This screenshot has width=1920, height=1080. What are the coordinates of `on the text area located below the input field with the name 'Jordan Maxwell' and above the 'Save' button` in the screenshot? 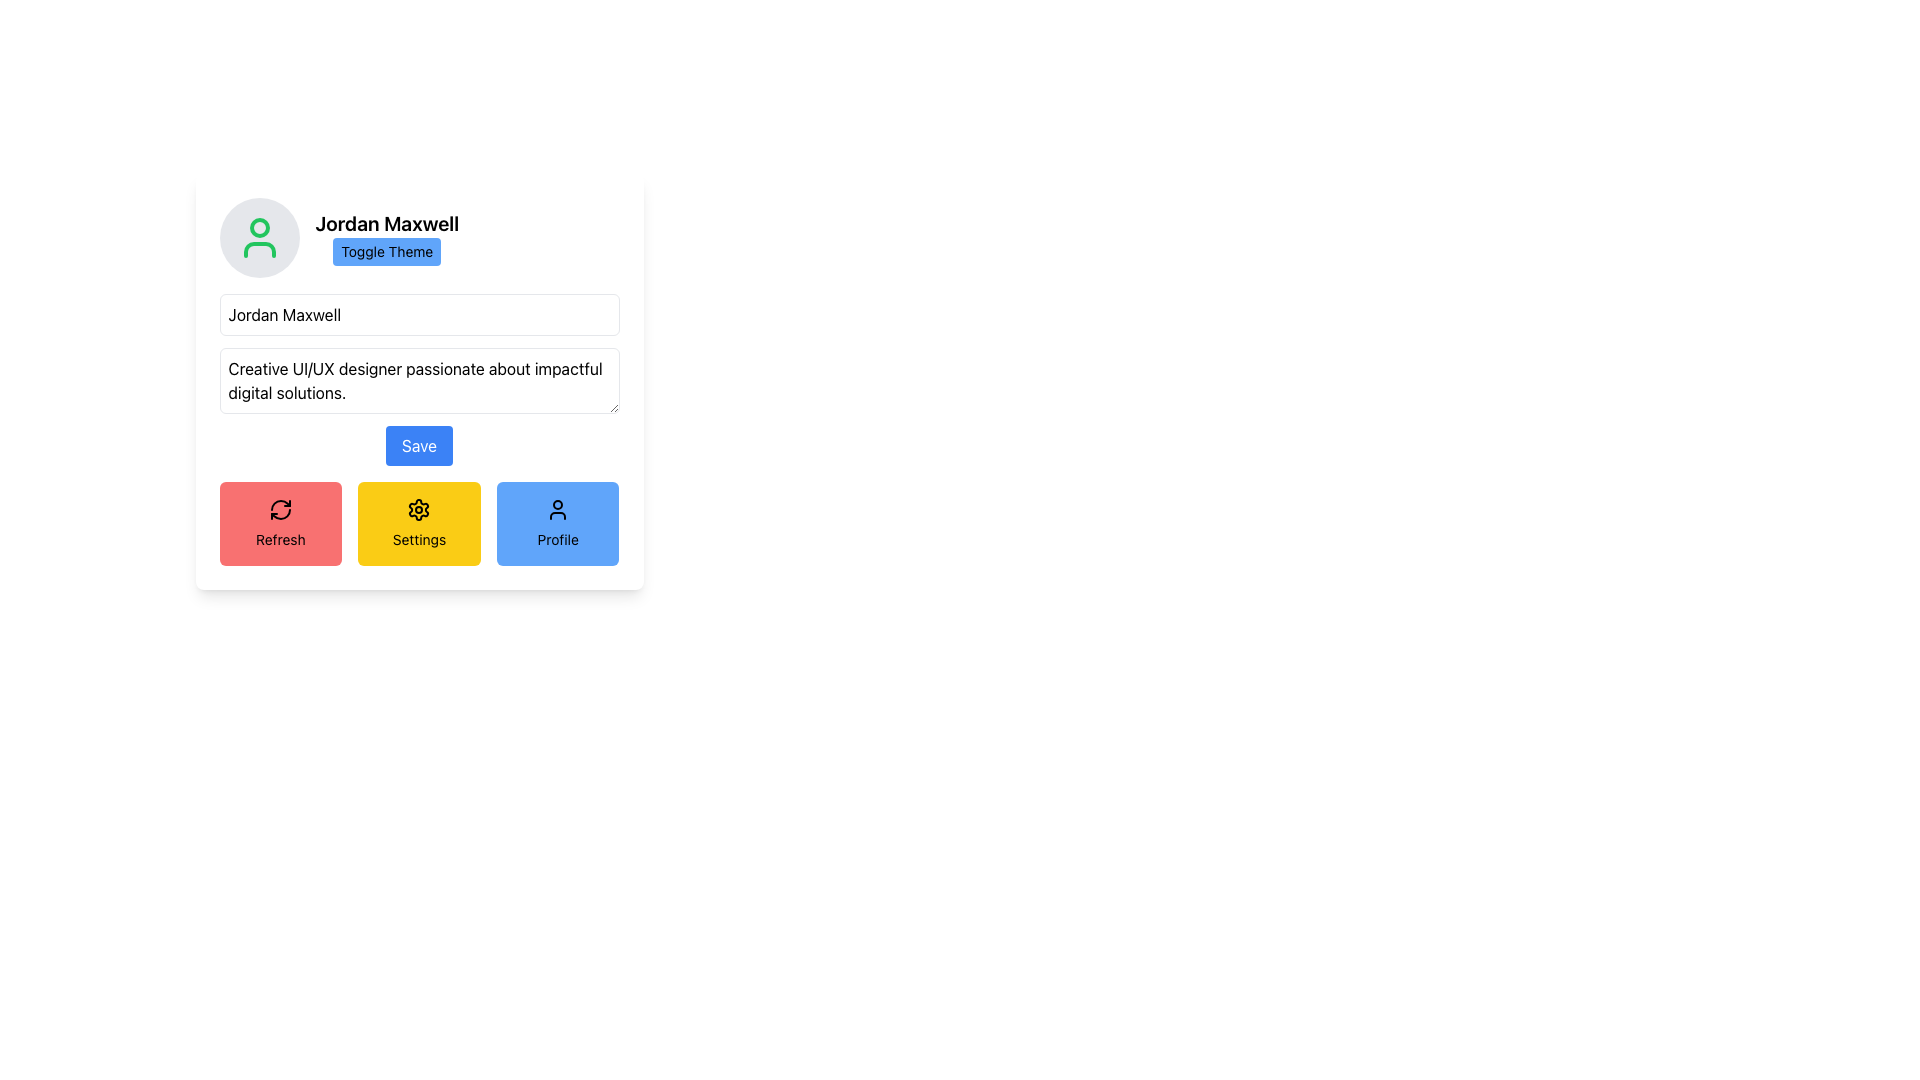 It's located at (418, 381).